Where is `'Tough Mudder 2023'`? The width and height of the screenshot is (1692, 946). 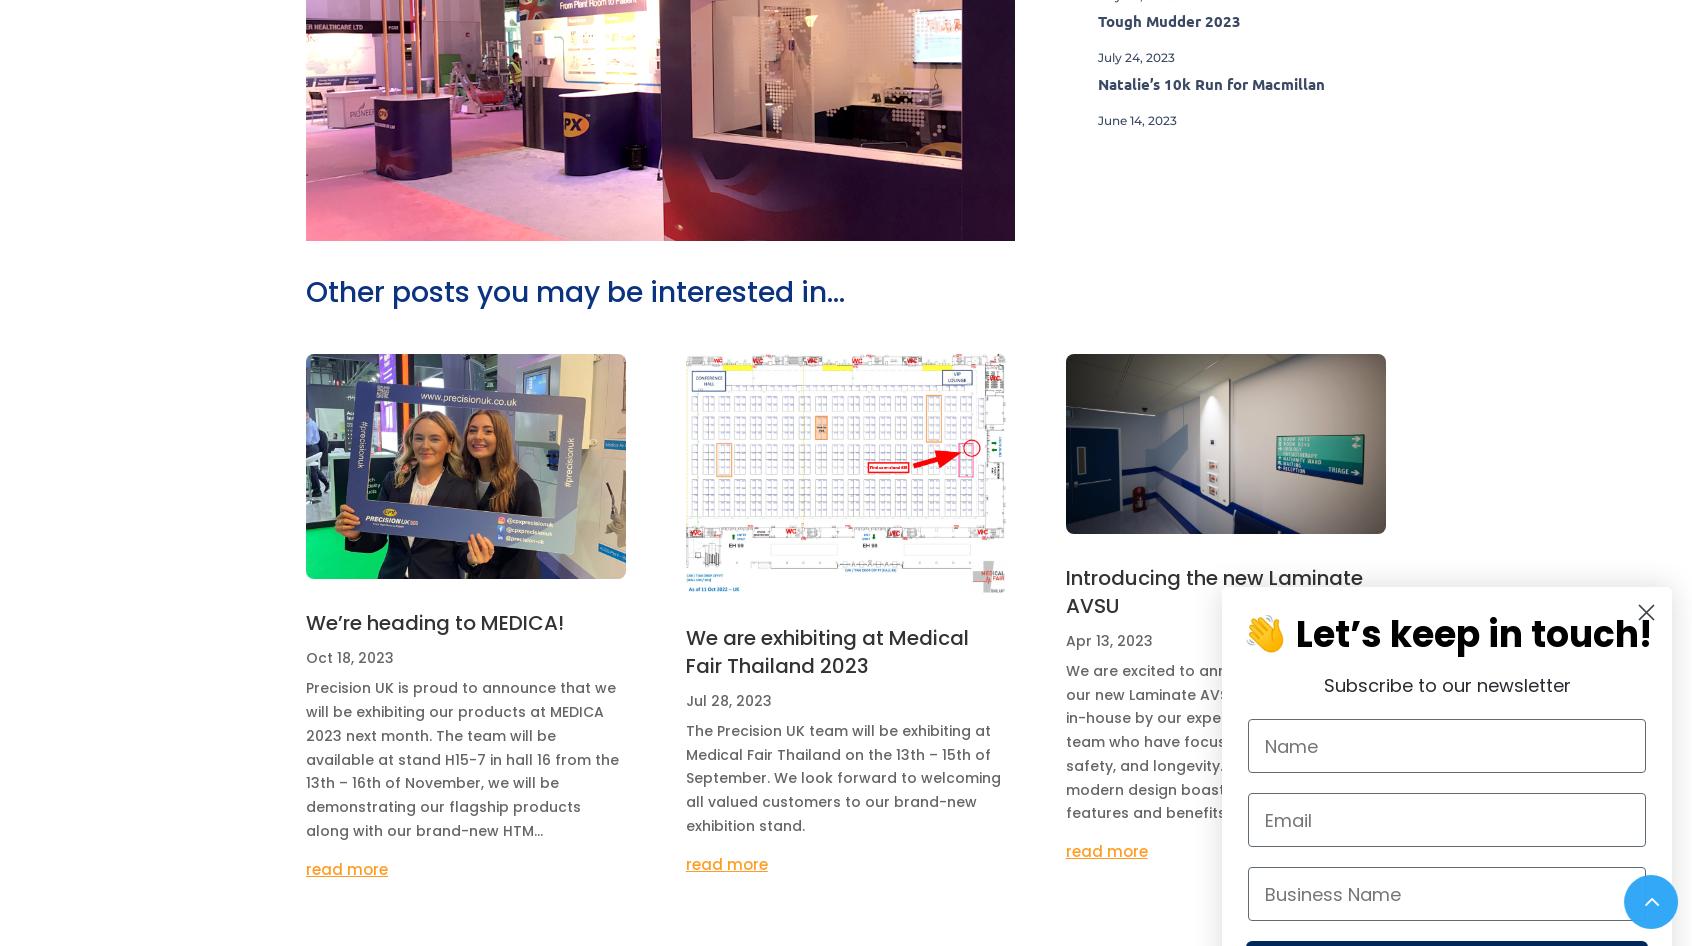 'Tough Mudder 2023' is located at coordinates (1167, 21).